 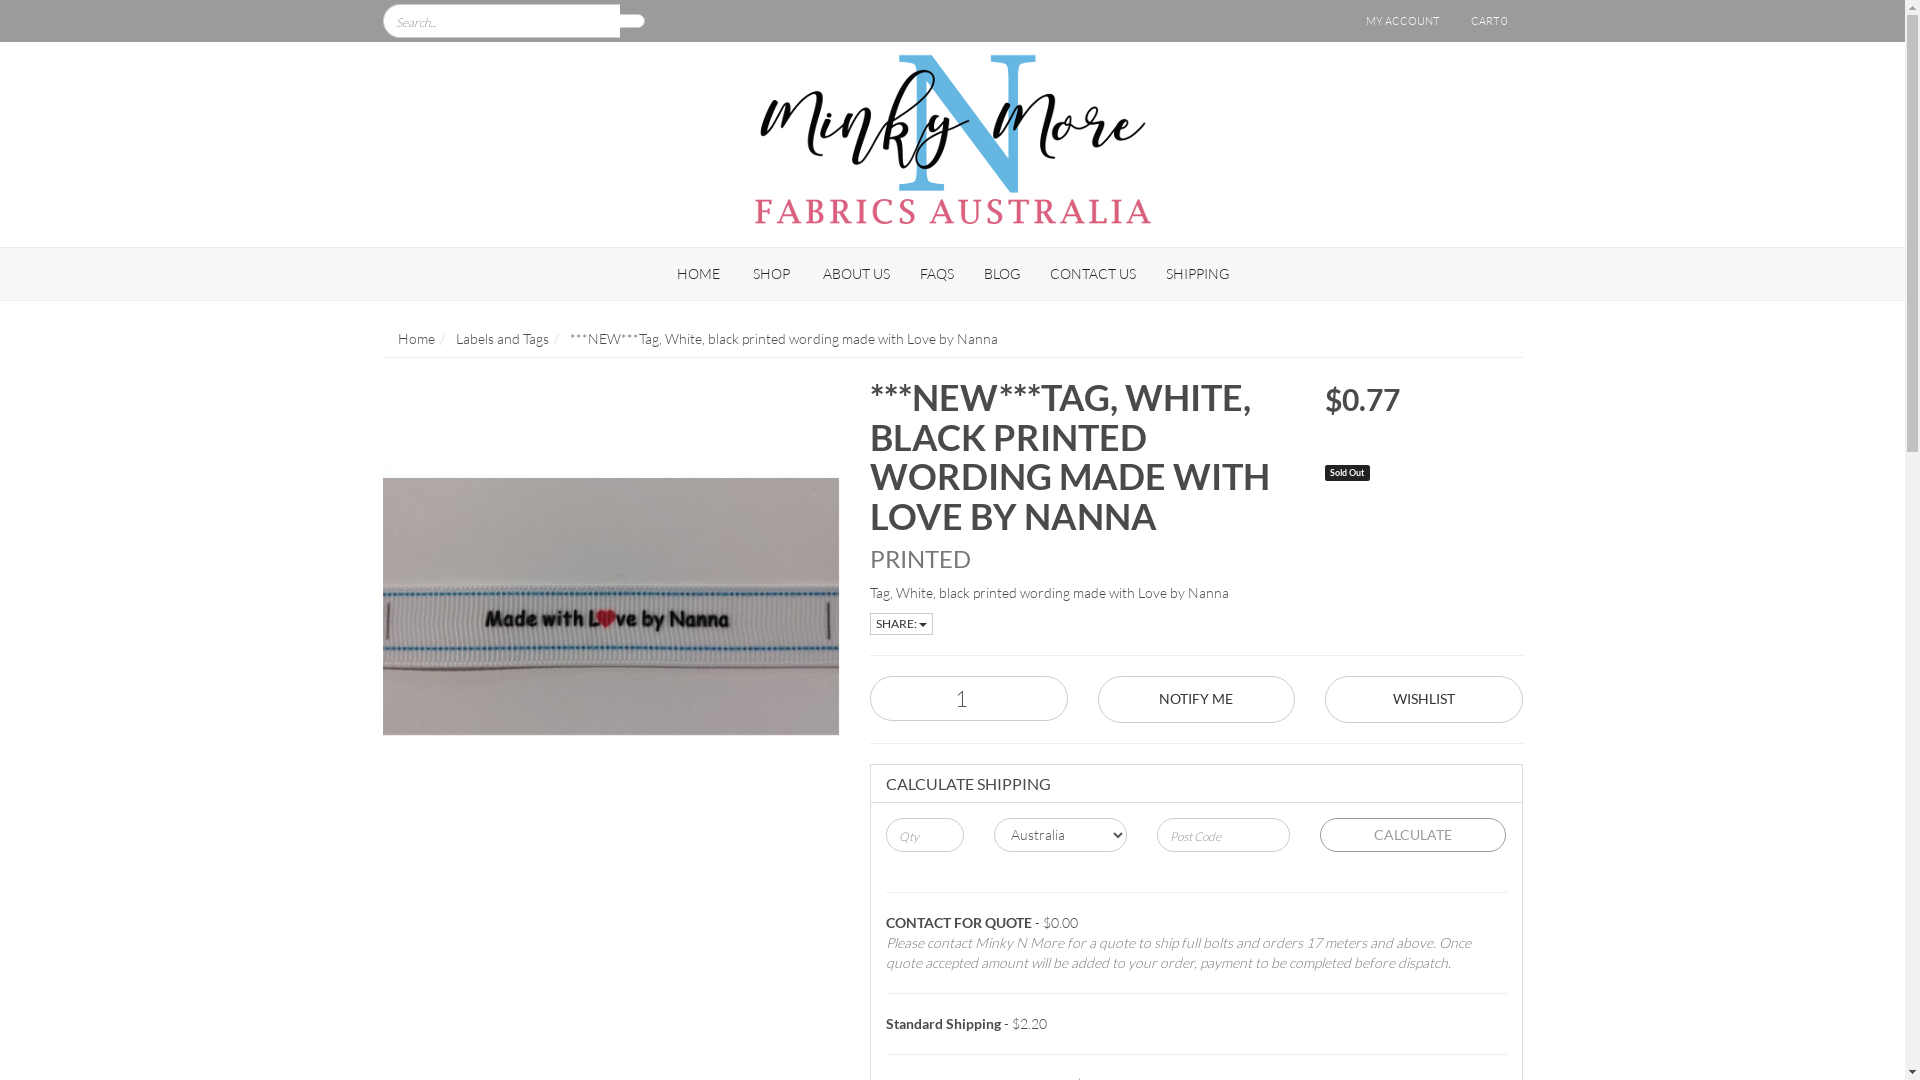 I want to click on 'MY ACCOUNT', so click(x=1400, y=20).